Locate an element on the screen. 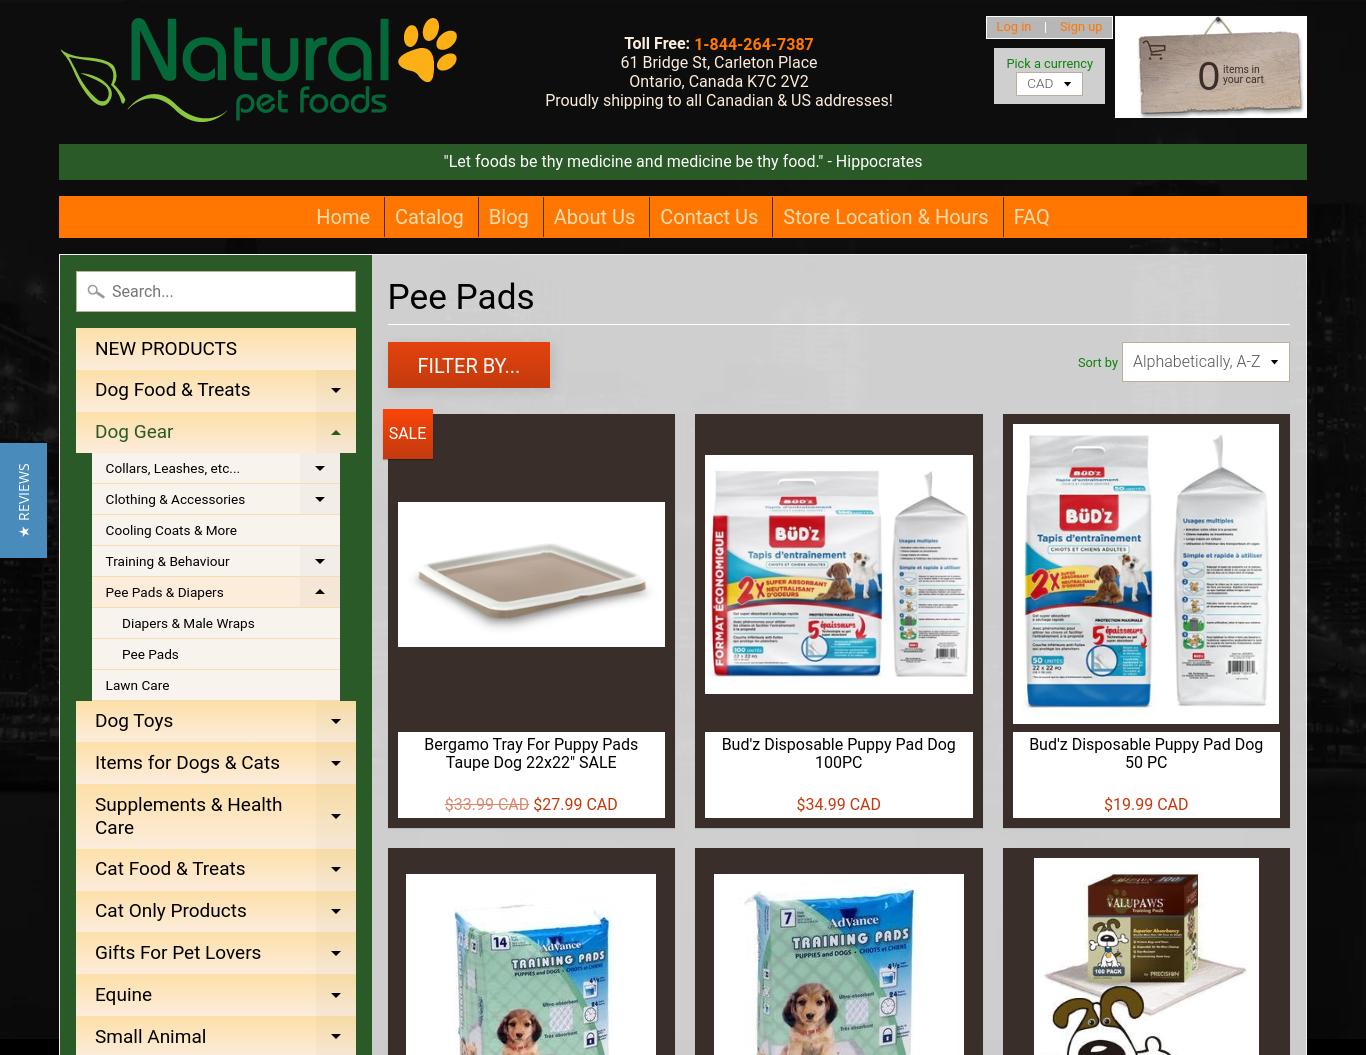 The image size is (1366, 1055). 'Filter by...' is located at coordinates (468, 365).